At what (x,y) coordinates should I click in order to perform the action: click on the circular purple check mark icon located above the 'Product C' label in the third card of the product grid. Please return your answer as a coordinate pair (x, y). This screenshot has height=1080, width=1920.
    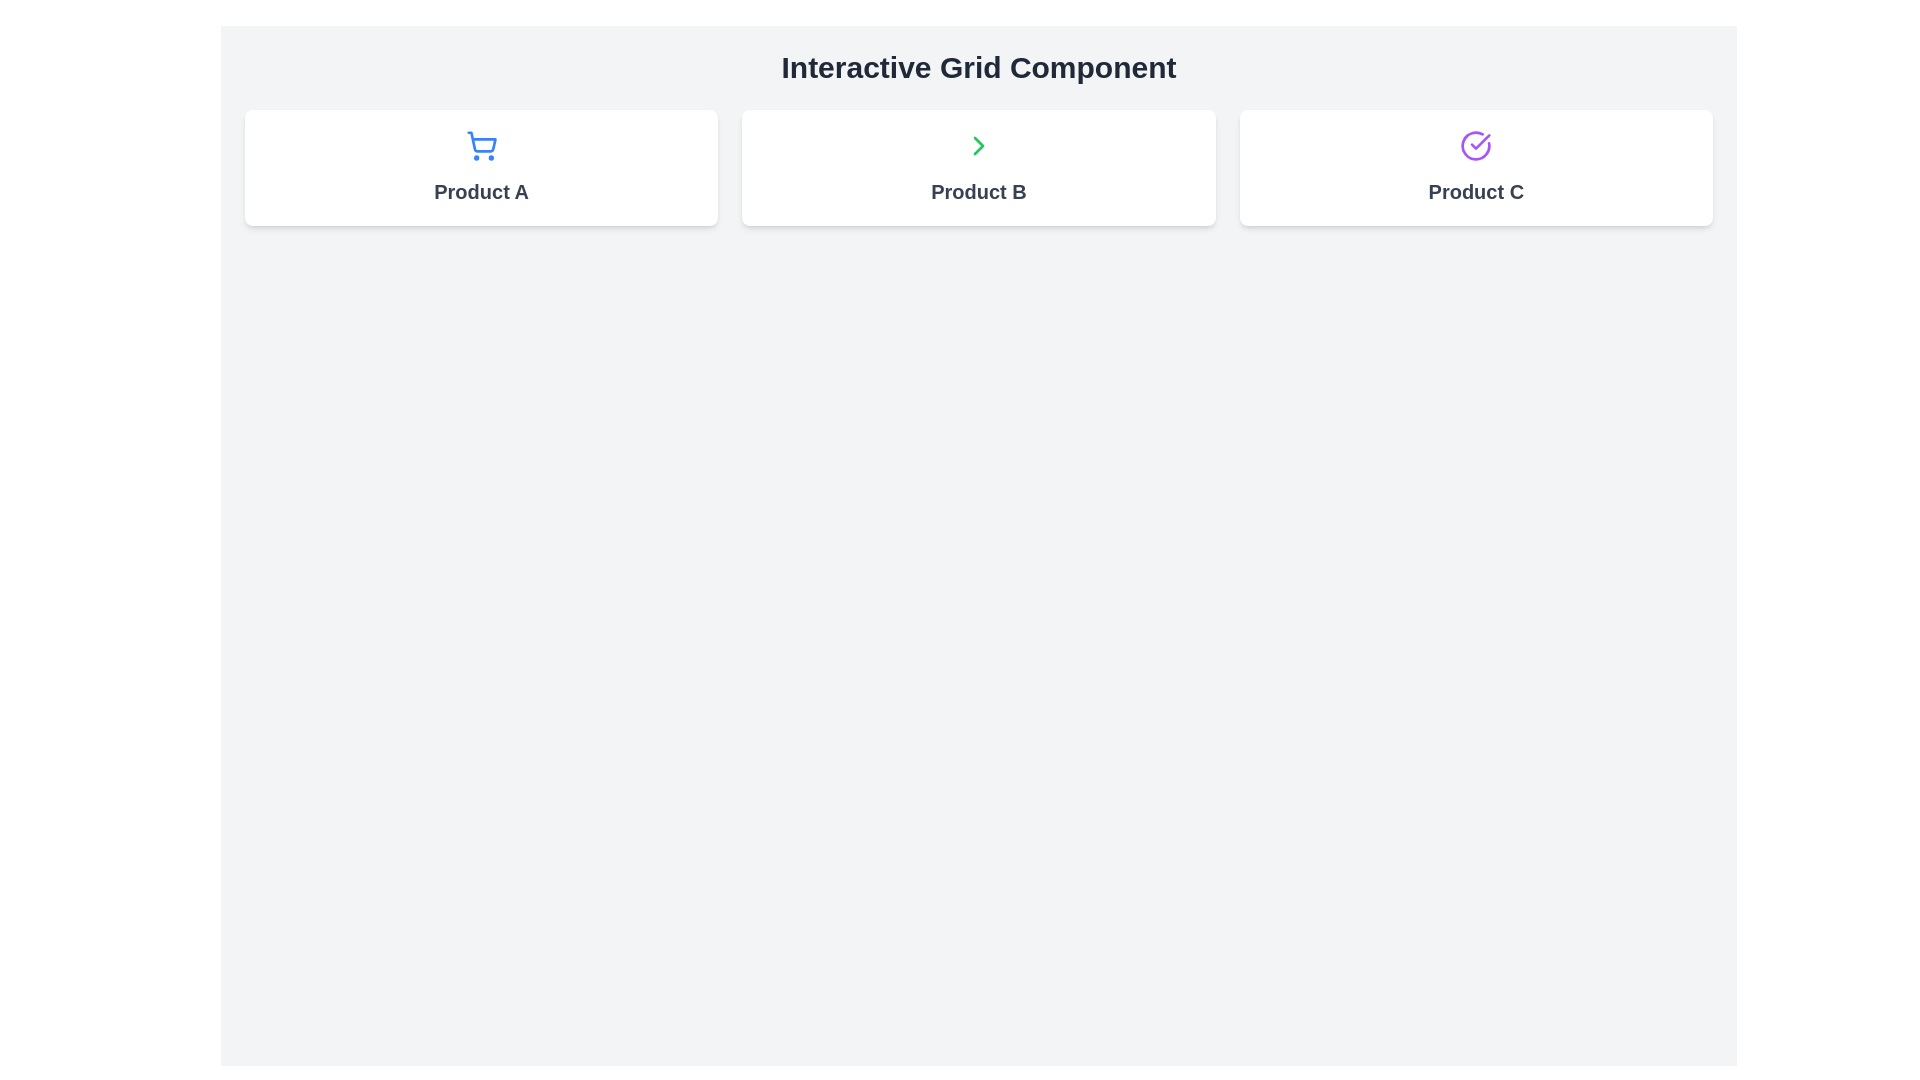
    Looking at the image, I should click on (1476, 145).